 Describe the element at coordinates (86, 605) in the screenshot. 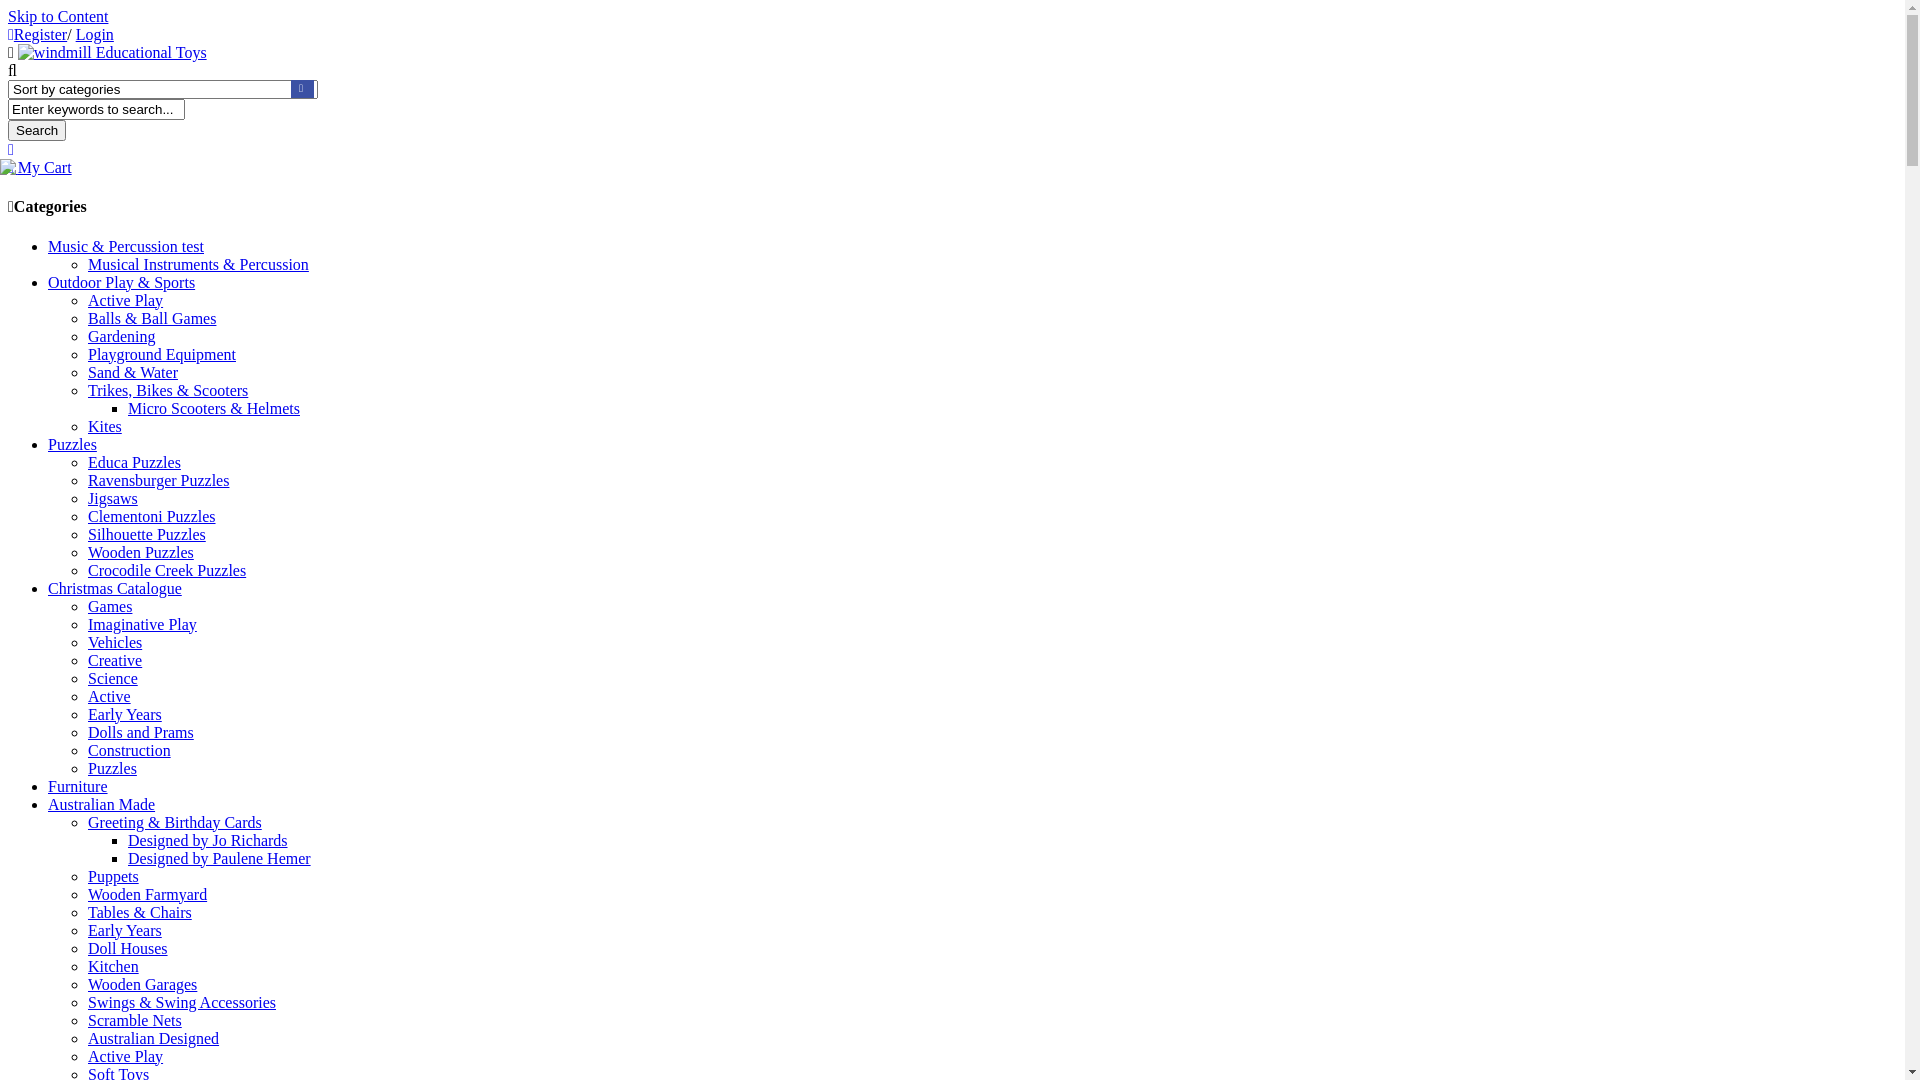

I see `'Games'` at that location.